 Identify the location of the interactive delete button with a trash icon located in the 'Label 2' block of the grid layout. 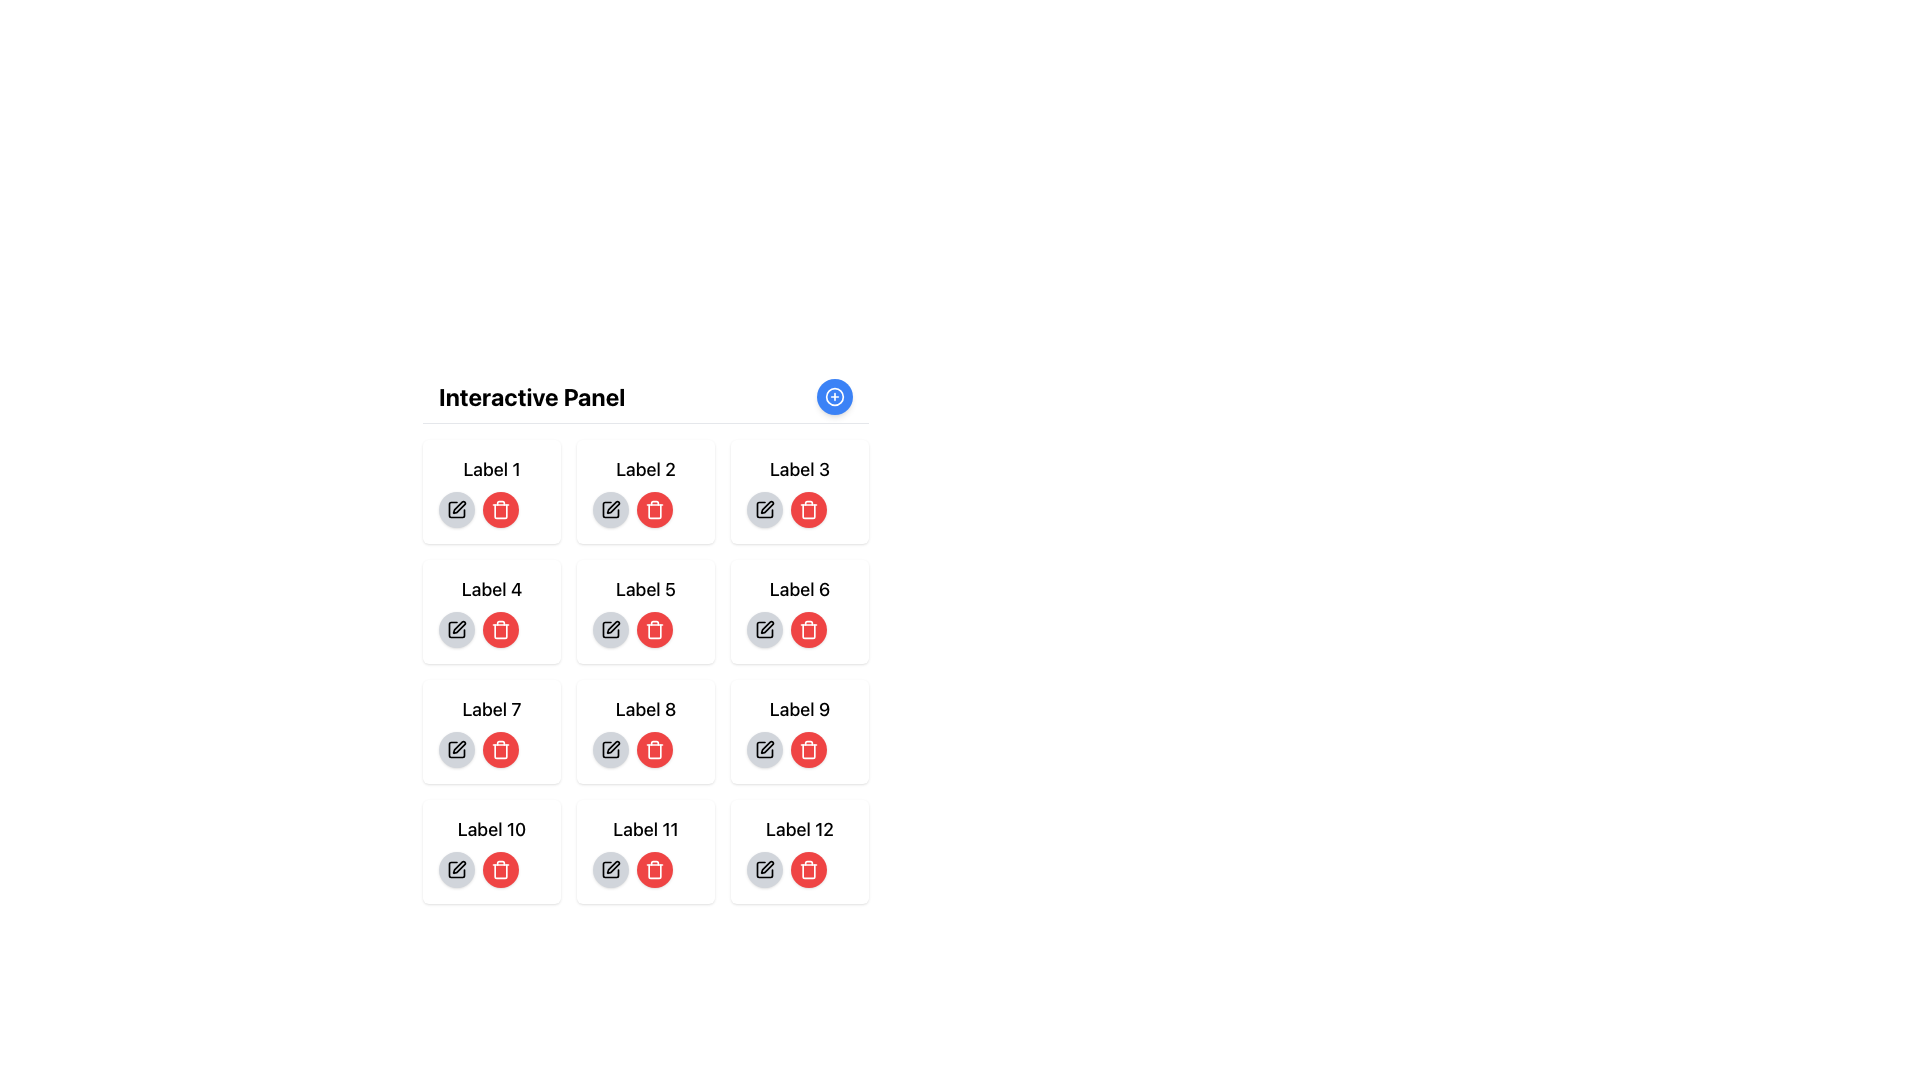
(646, 492).